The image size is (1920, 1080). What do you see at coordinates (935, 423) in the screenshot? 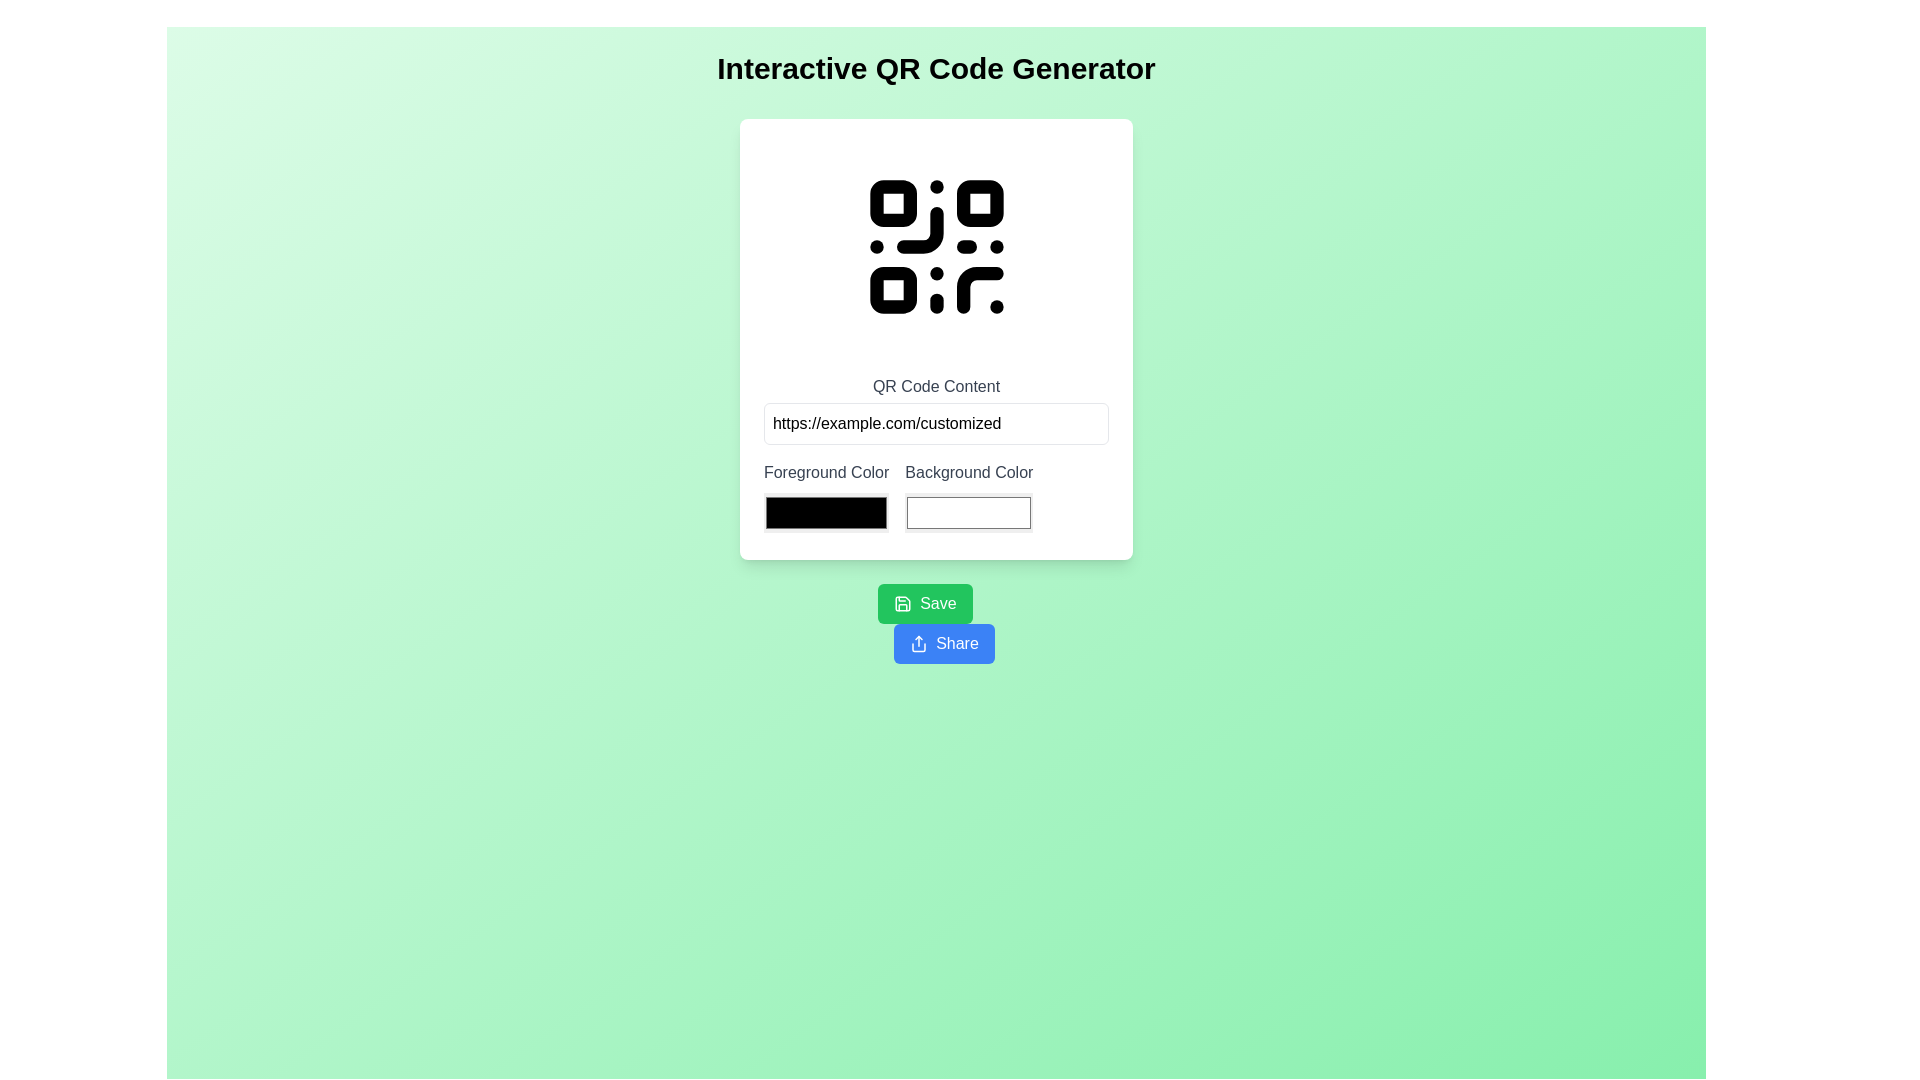
I see `the text input field labeled 'QR Code Content' to place the cursor and type text` at bounding box center [935, 423].